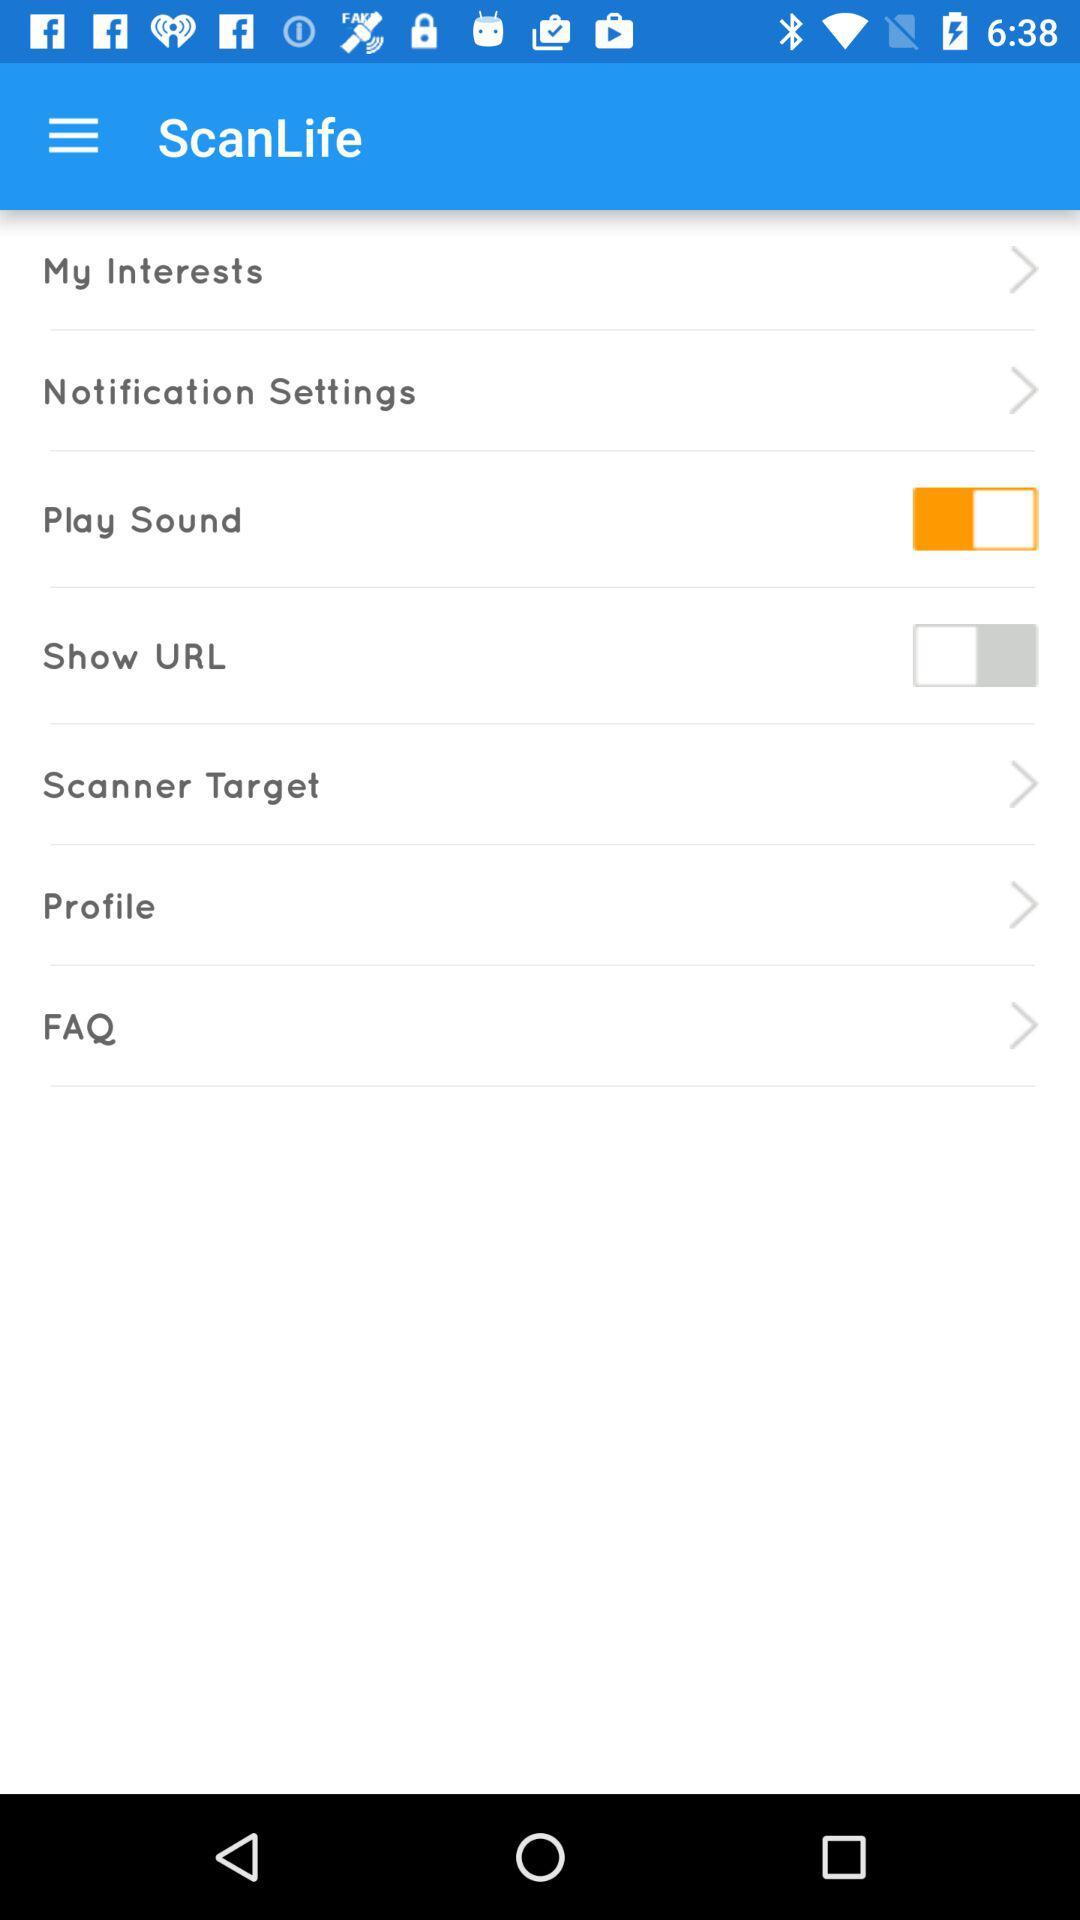  Describe the element at coordinates (72, 135) in the screenshot. I see `app next to scanlife app` at that location.